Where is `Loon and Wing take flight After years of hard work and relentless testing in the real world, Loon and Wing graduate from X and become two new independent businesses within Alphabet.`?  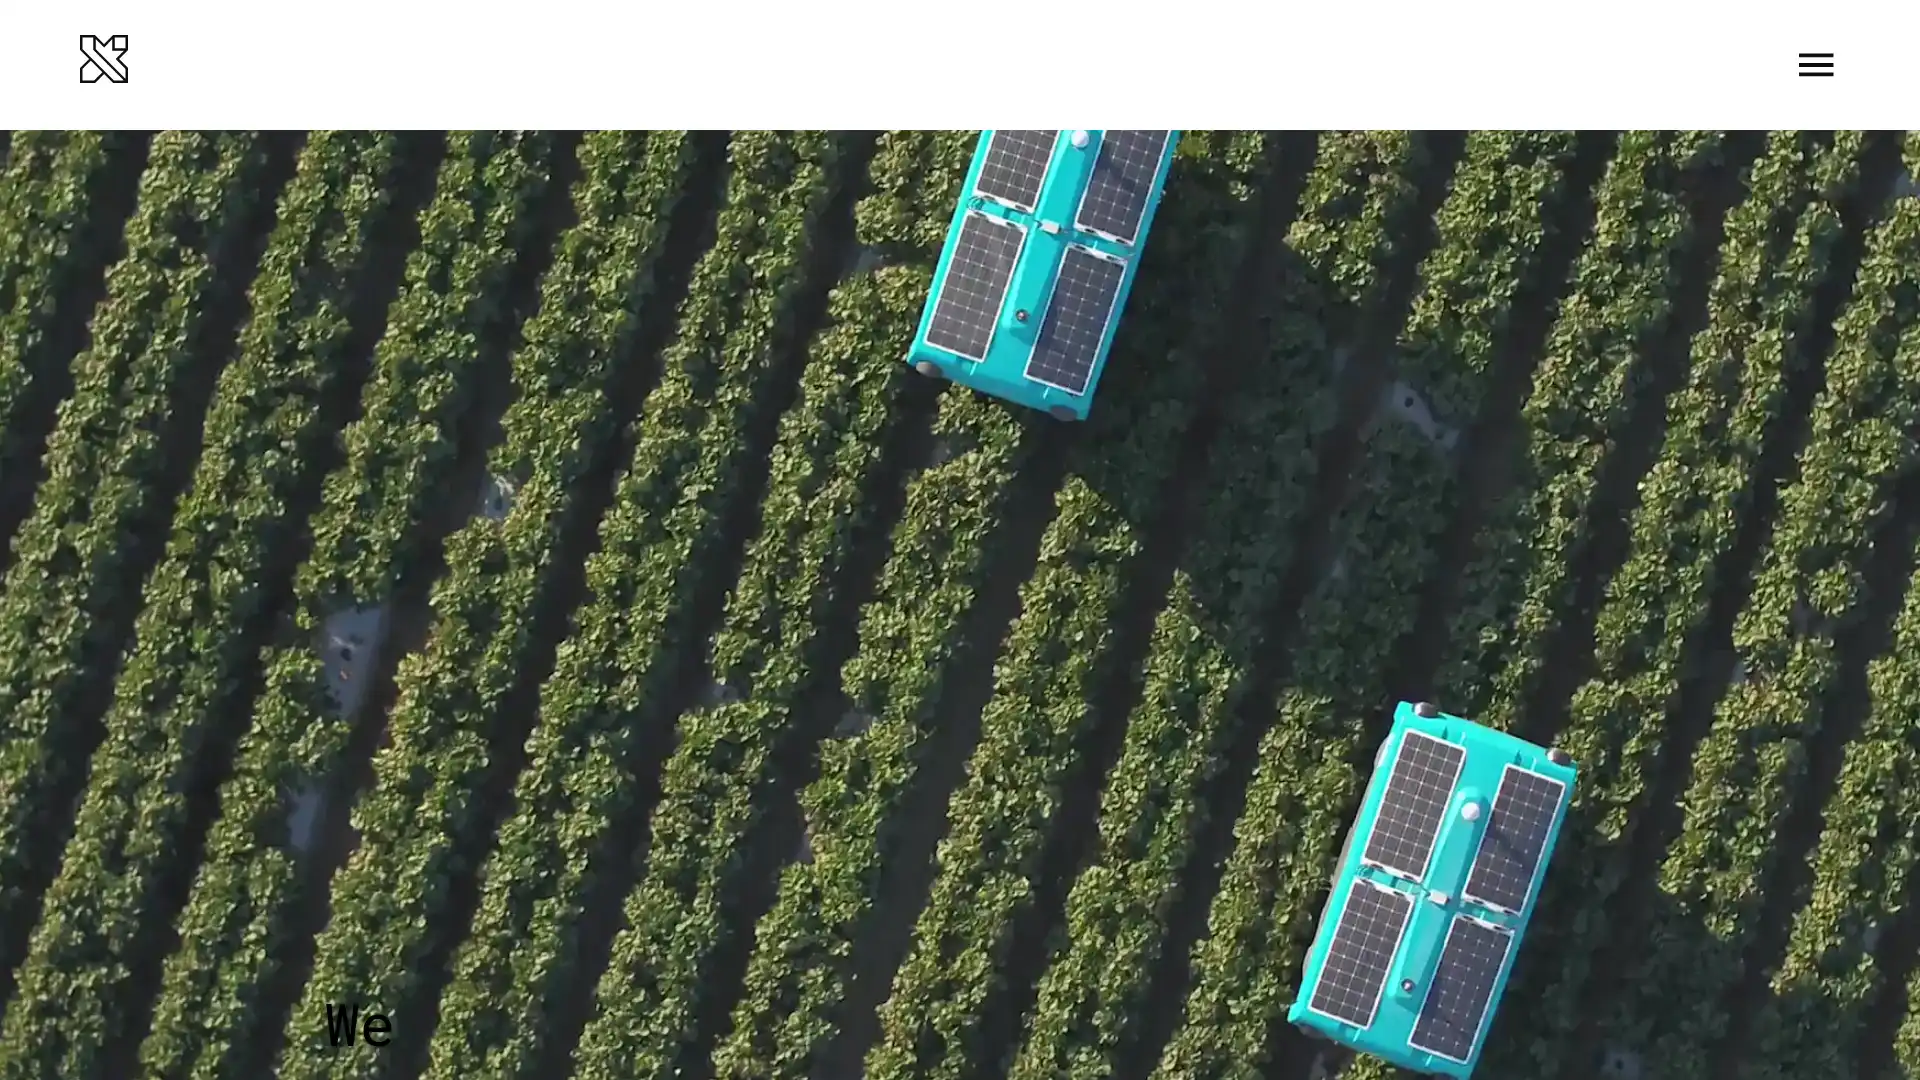 Loon and Wing take flight After years of hard work and relentless testing in the real world, Loon and Wing graduate from X and become two new independent businesses within Alphabet. is located at coordinates (1013, 326).